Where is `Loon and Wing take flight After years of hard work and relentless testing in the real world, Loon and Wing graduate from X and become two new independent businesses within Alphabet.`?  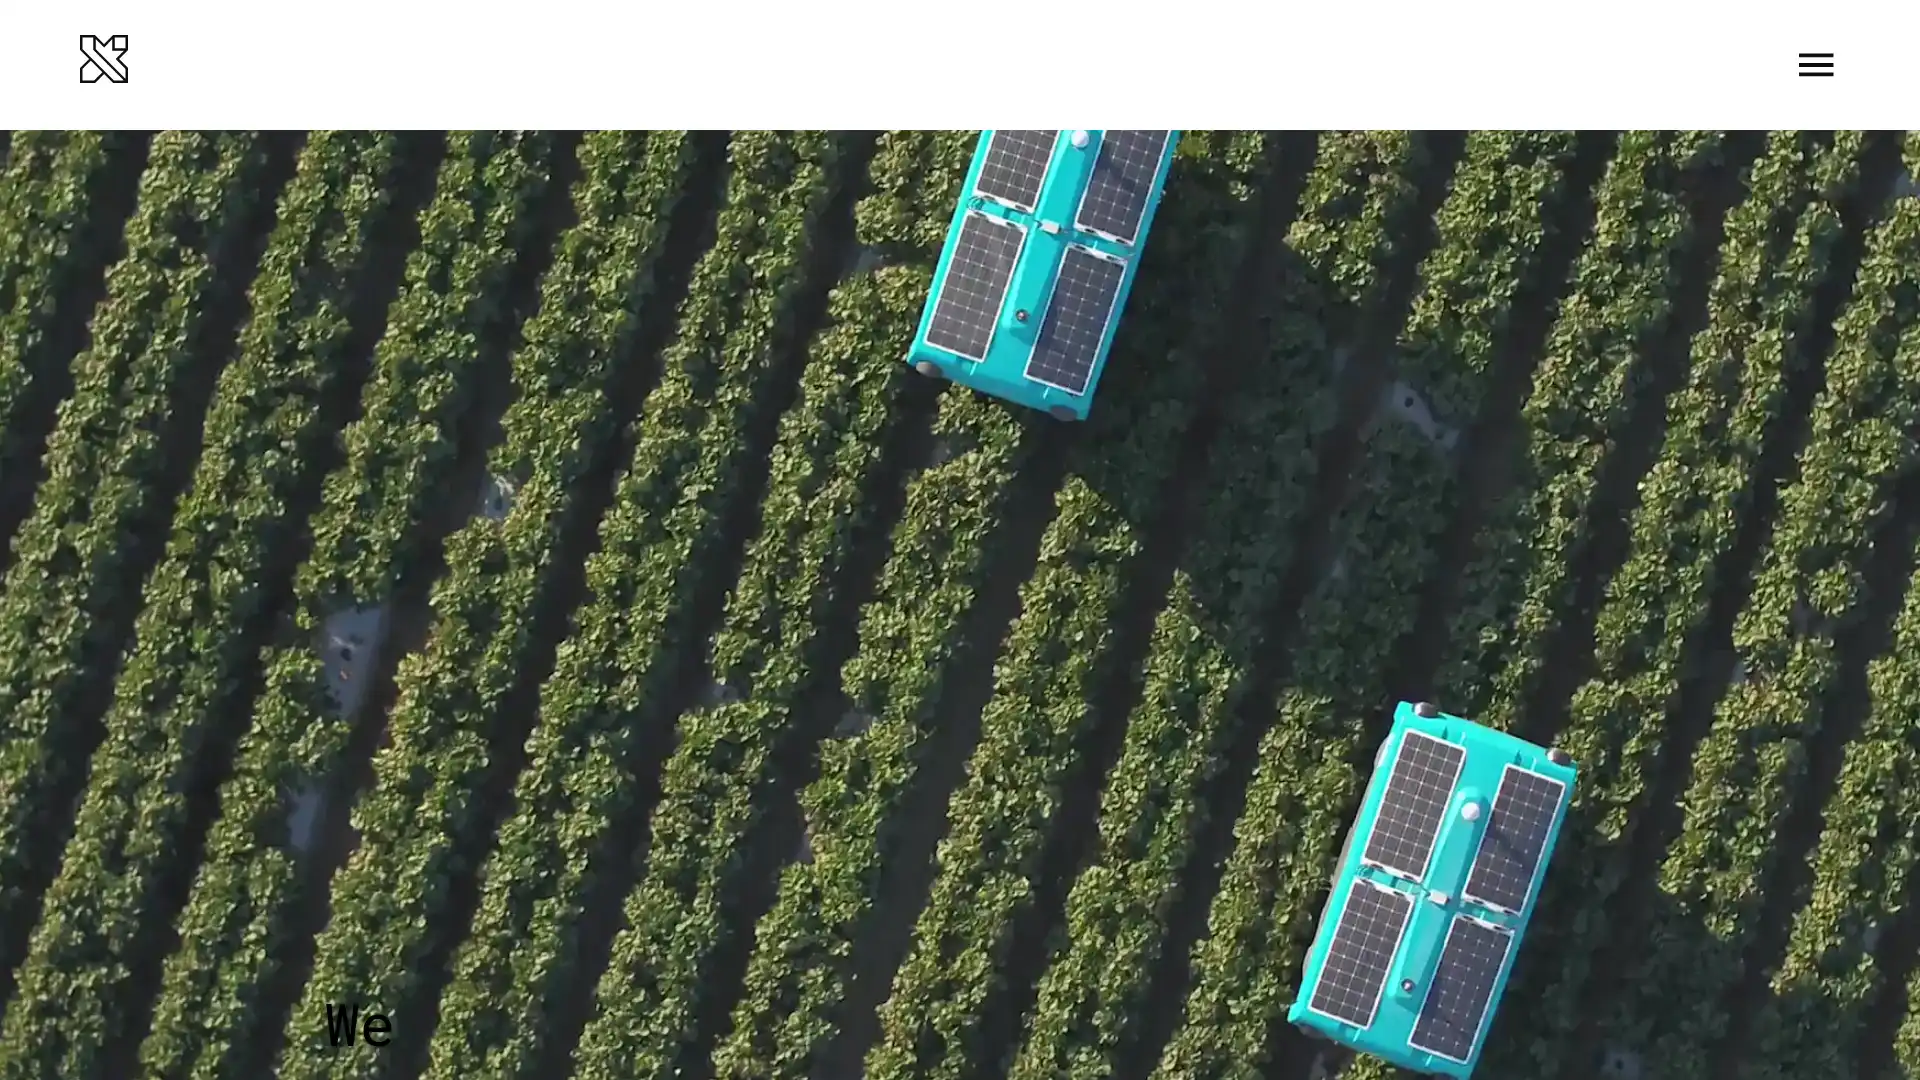 Loon and Wing take flight After years of hard work and relentless testing in the real world, Loon and Wing graduate from X and become two new independent businesses within Alphabet. is located at coordinates (1013, 326).